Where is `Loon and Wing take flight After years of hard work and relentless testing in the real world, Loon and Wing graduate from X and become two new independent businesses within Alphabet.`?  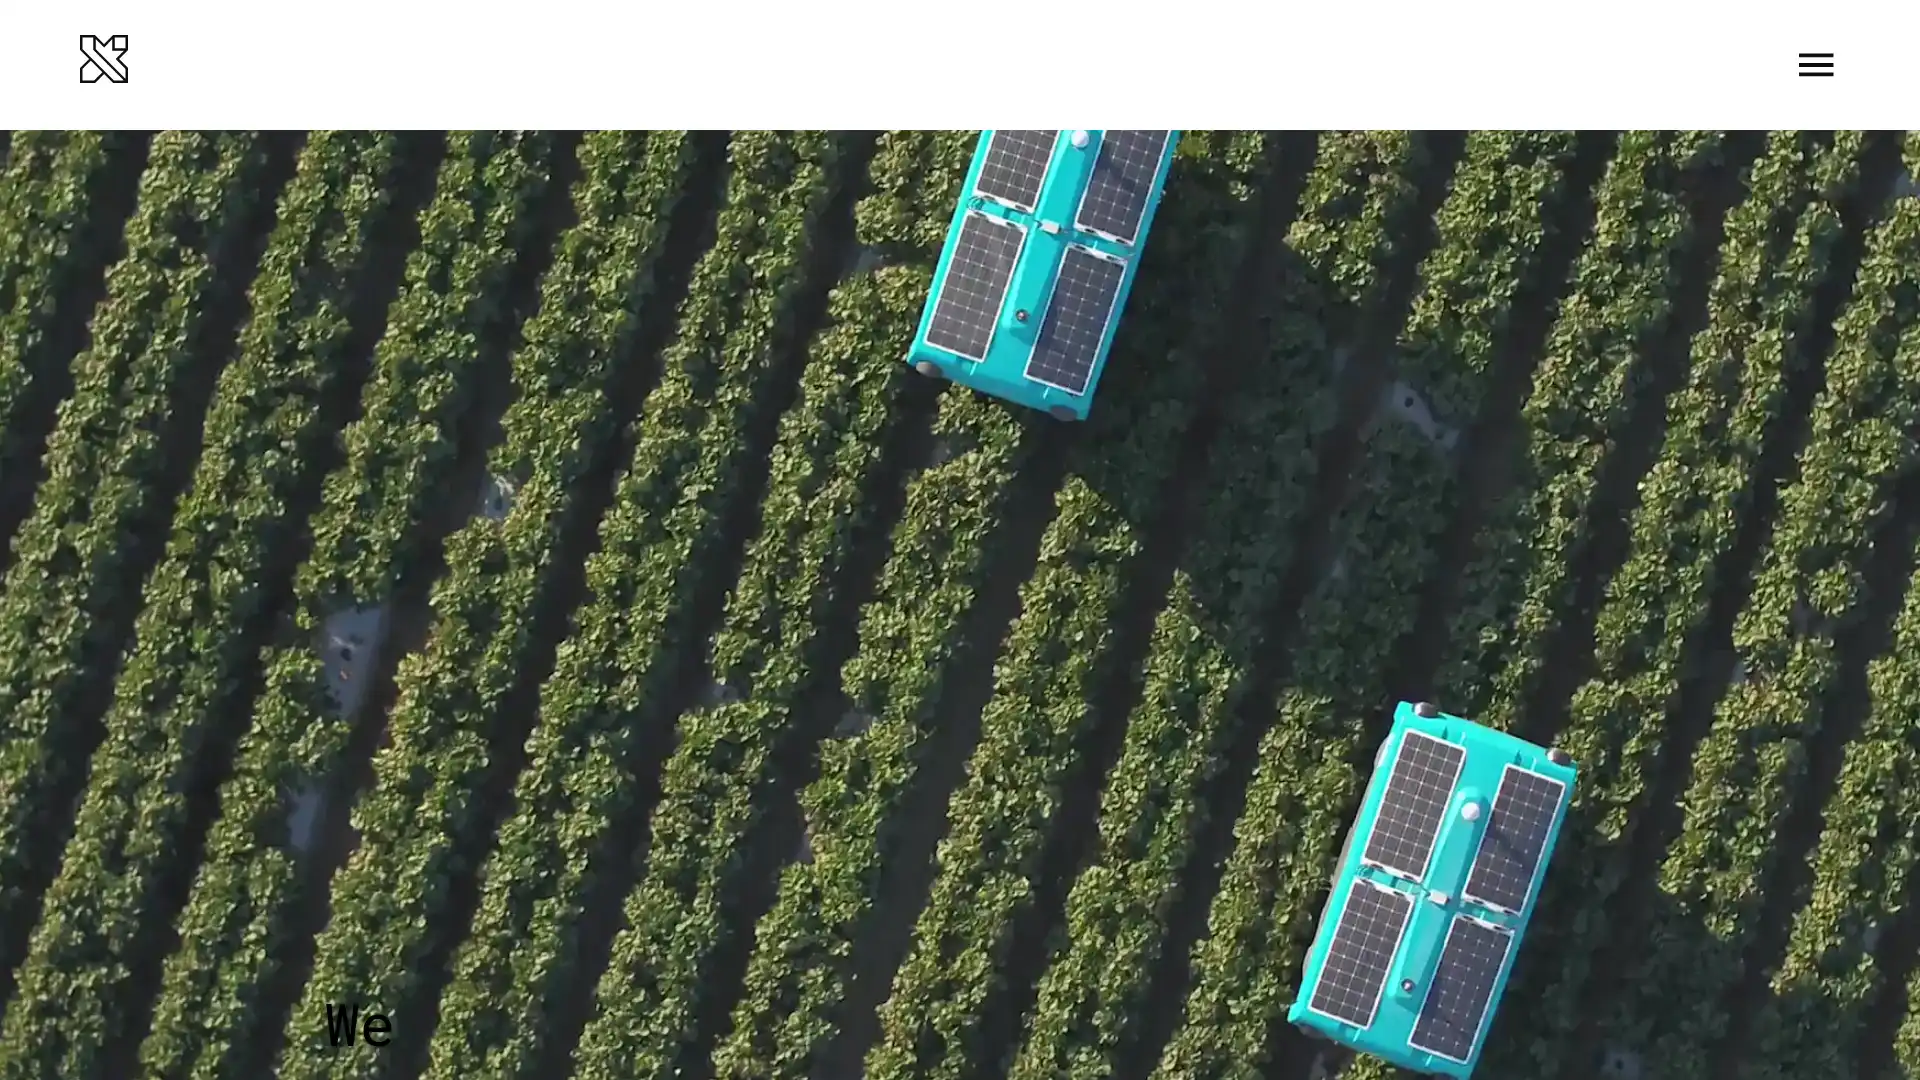 Loon and Wing take flight After years of hard work and relentless testing in the real world, Loon and Wing graduate from X and become two new independent businesses within Alphabet. is located at coordinates (1013, 326).